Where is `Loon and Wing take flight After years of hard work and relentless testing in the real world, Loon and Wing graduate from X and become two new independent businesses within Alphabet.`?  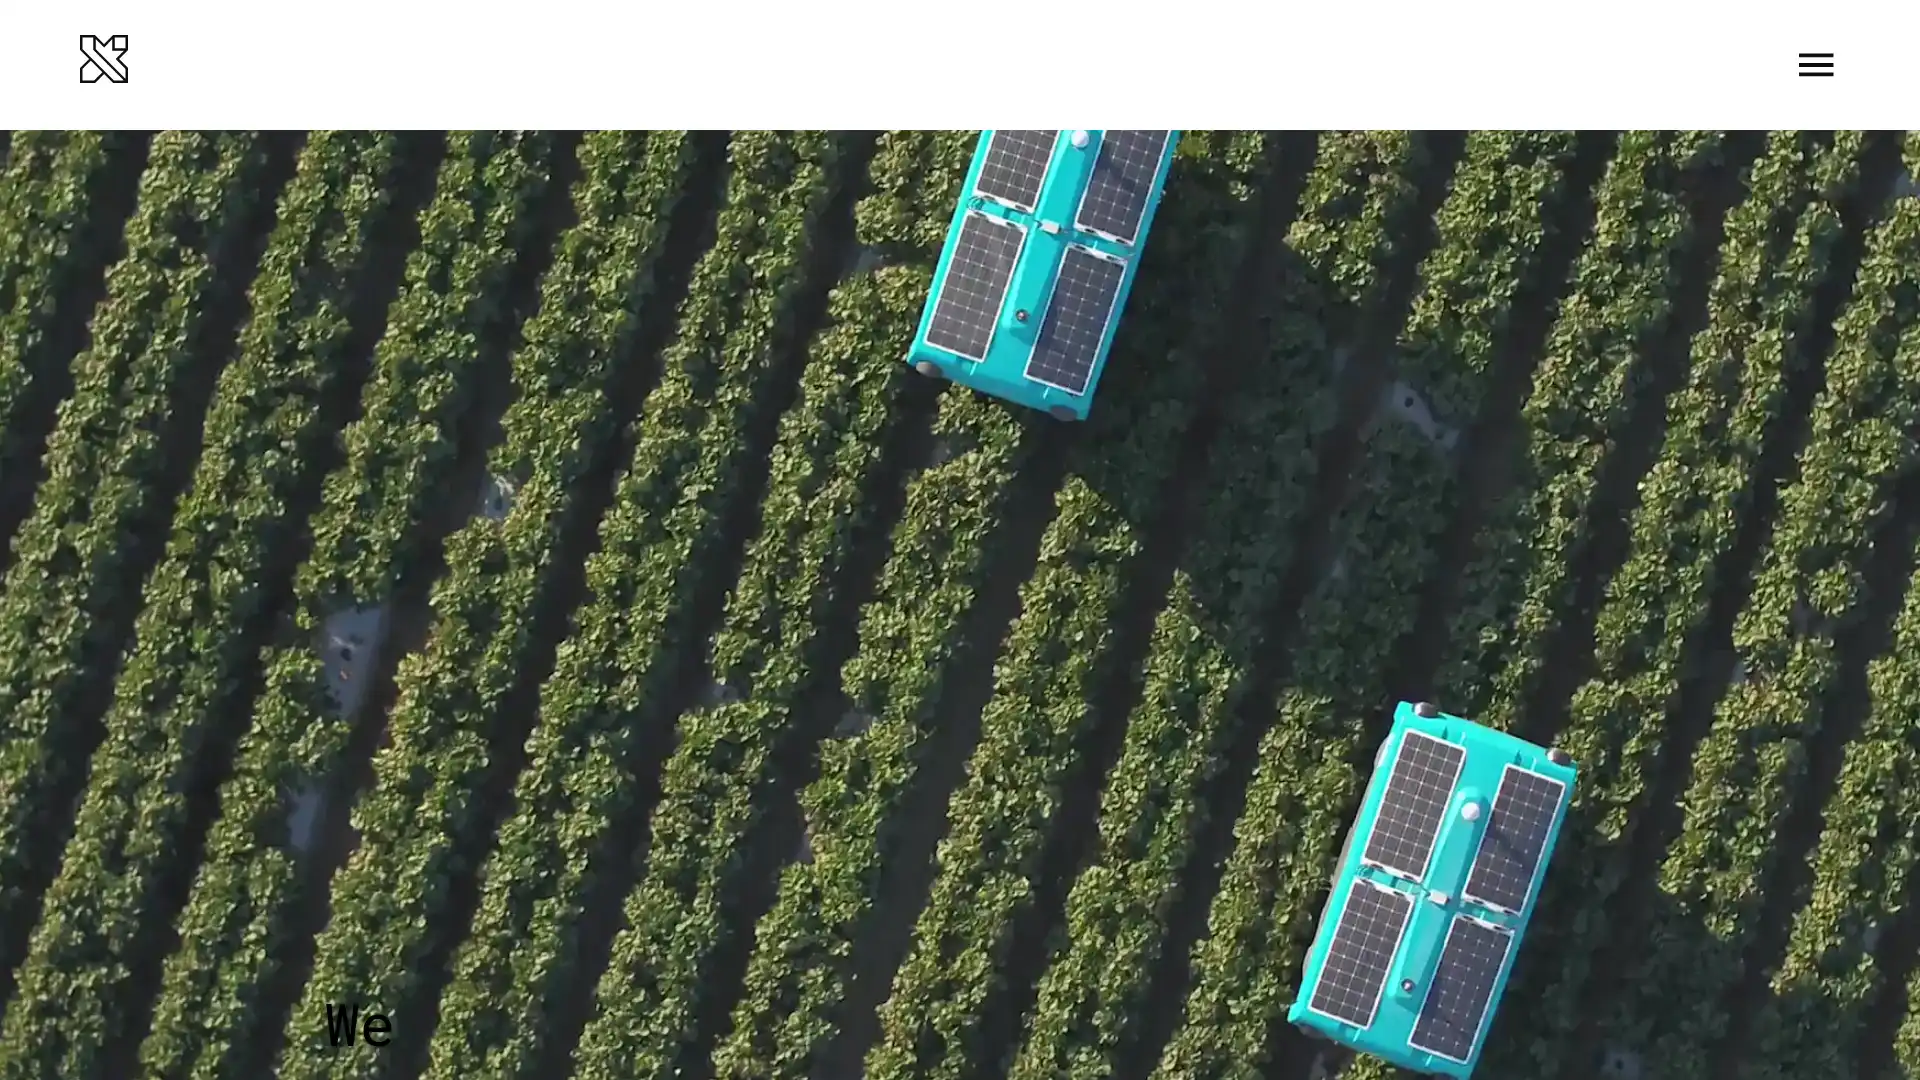 Loon and Wing take flight After years of hard work and relentless testing in the real world, Loon and Wing graduate from X and become two new independent businesses within Alphabet. is located at coordinates (1013, 326).